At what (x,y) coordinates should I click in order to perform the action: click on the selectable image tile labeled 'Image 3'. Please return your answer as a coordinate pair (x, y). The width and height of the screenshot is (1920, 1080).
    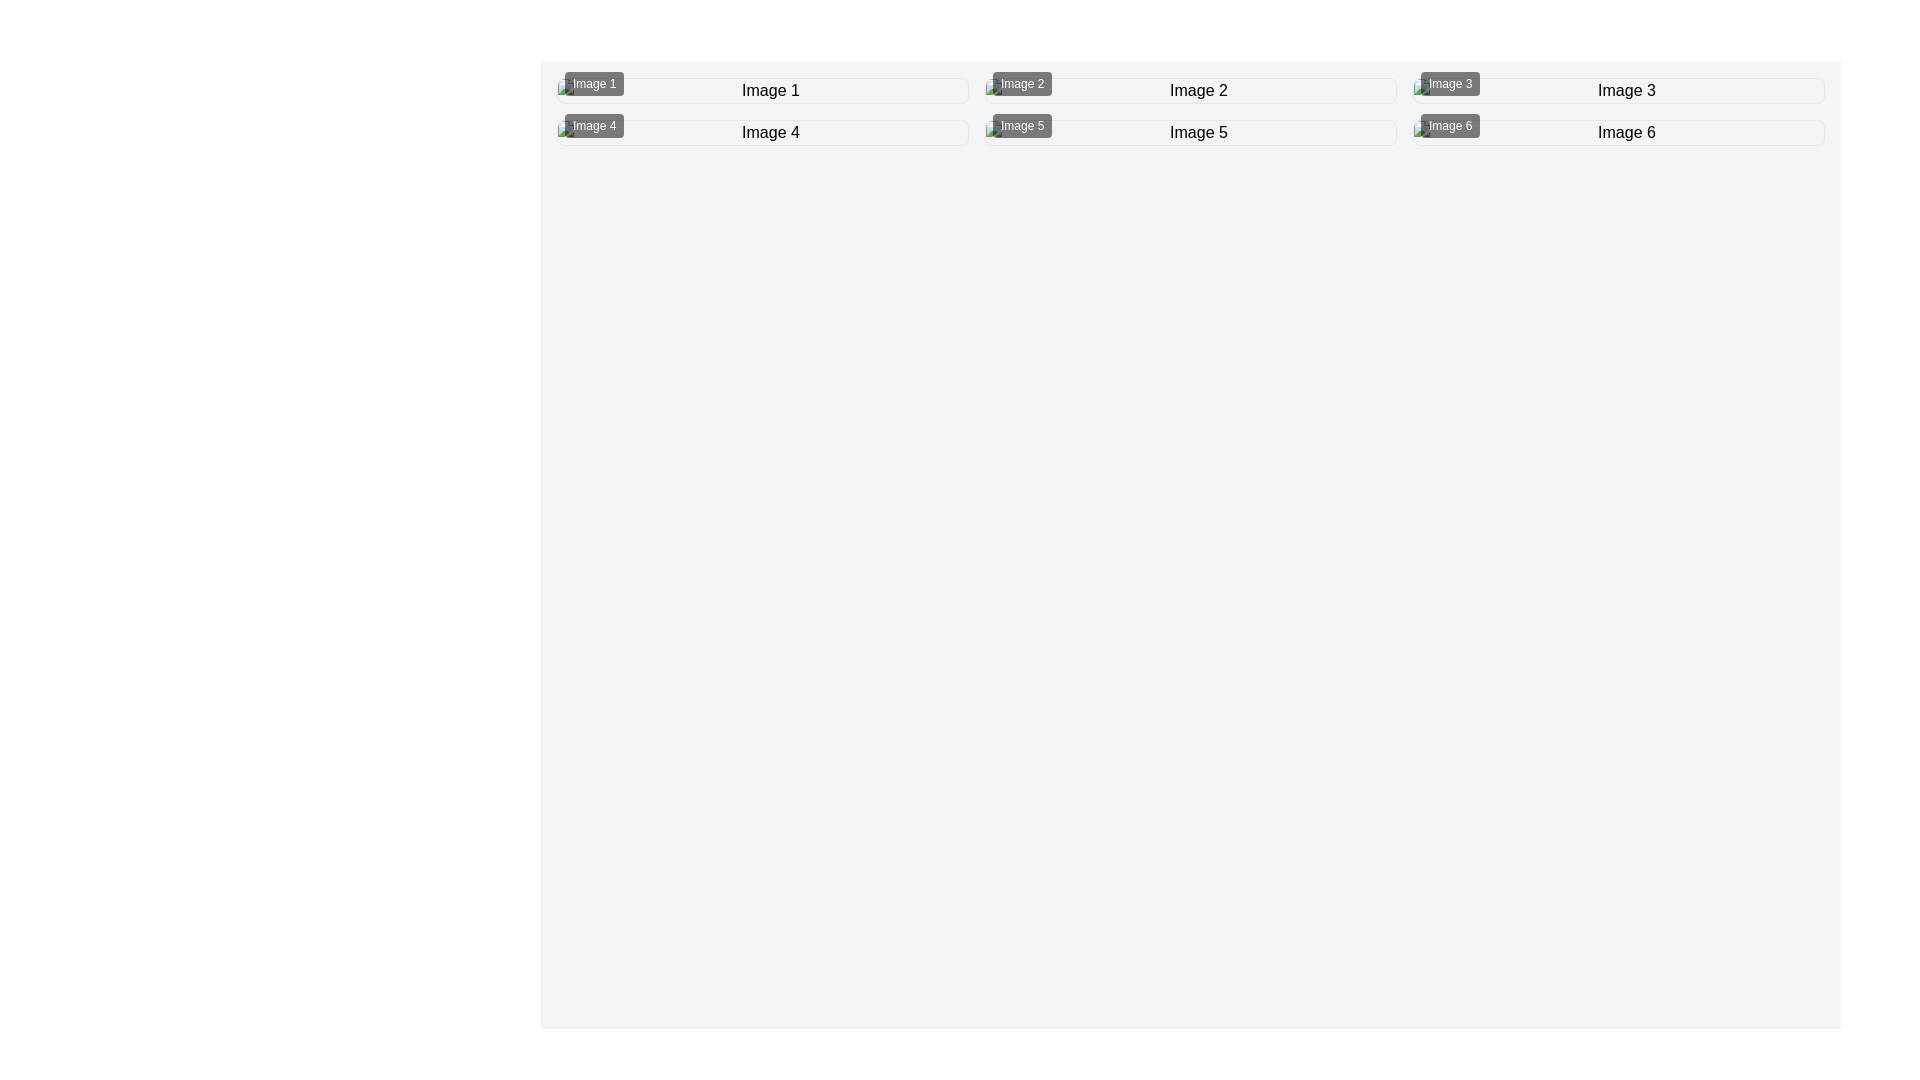
    Looking at the image, I should click on (1618, 91).